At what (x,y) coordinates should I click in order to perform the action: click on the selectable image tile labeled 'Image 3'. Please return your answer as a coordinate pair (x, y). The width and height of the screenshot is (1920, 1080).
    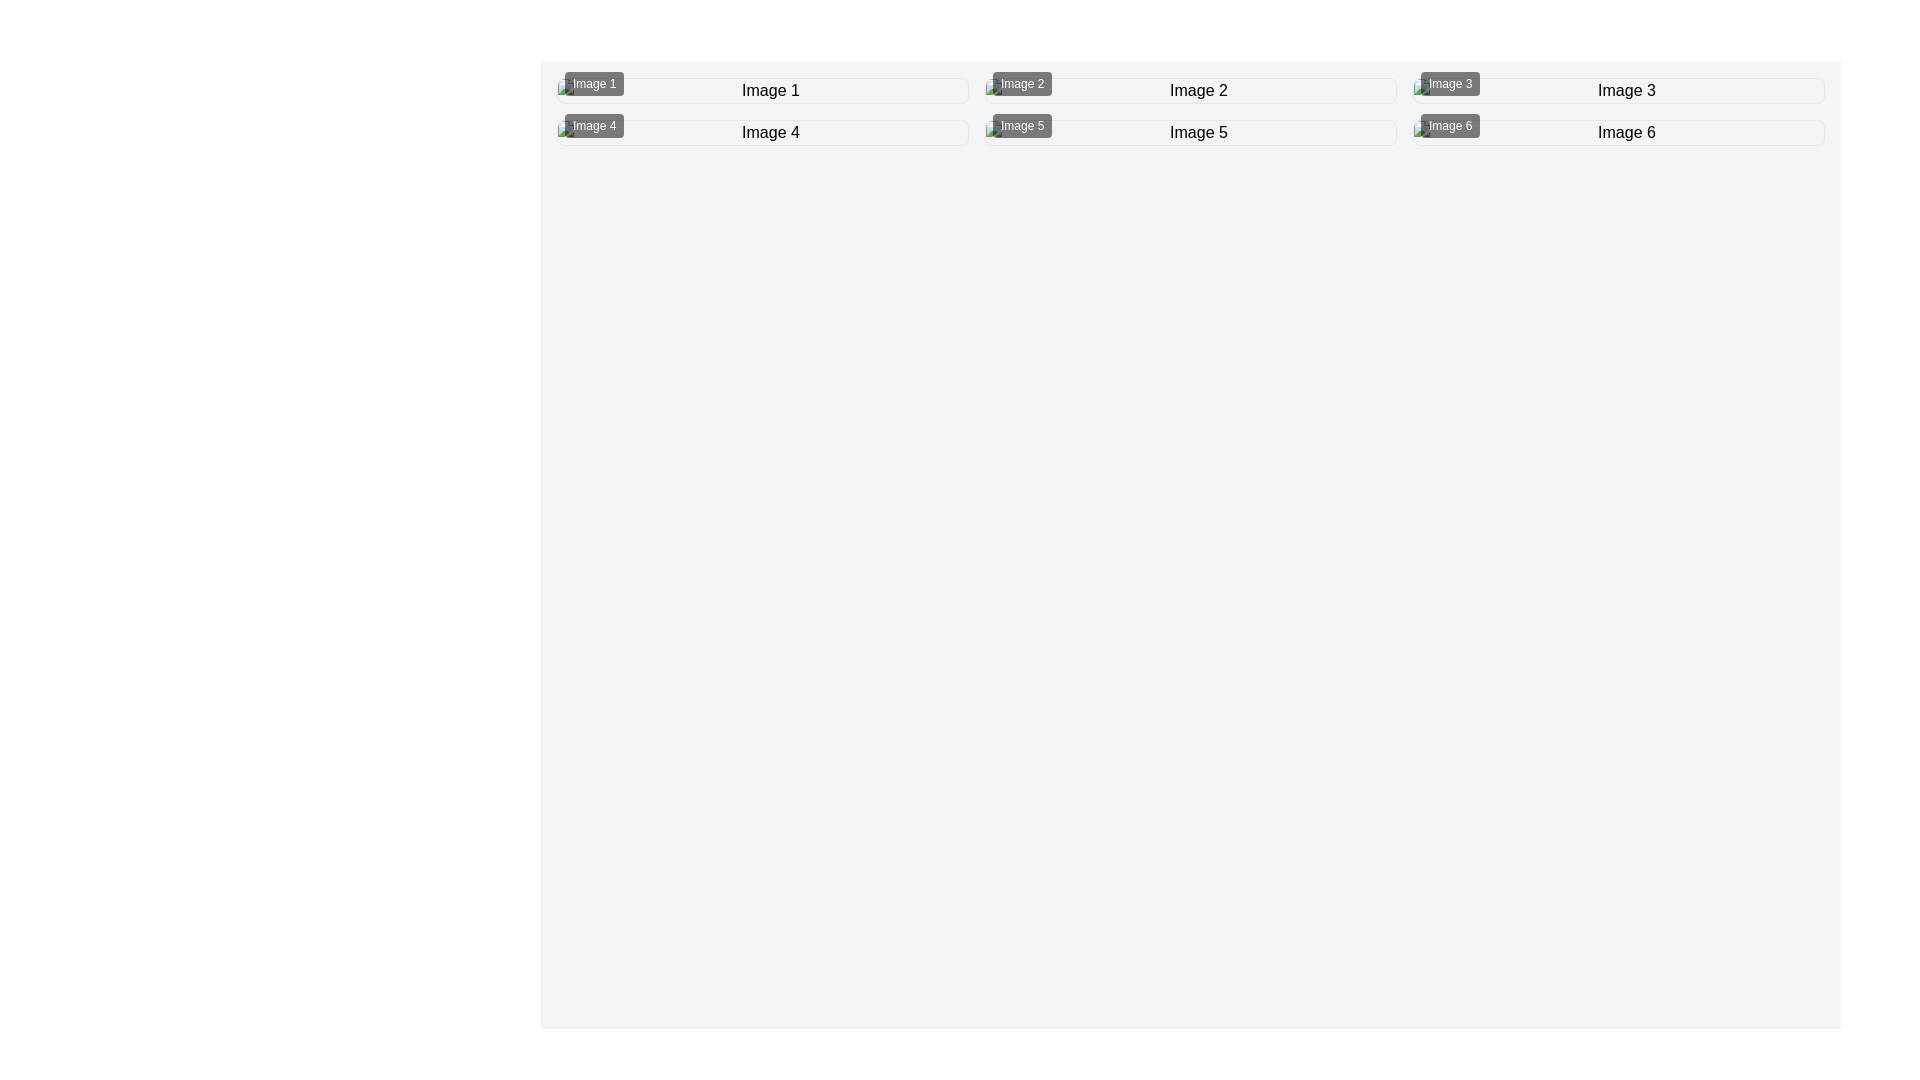
    Looking at the image, I should click on (1618, 91).